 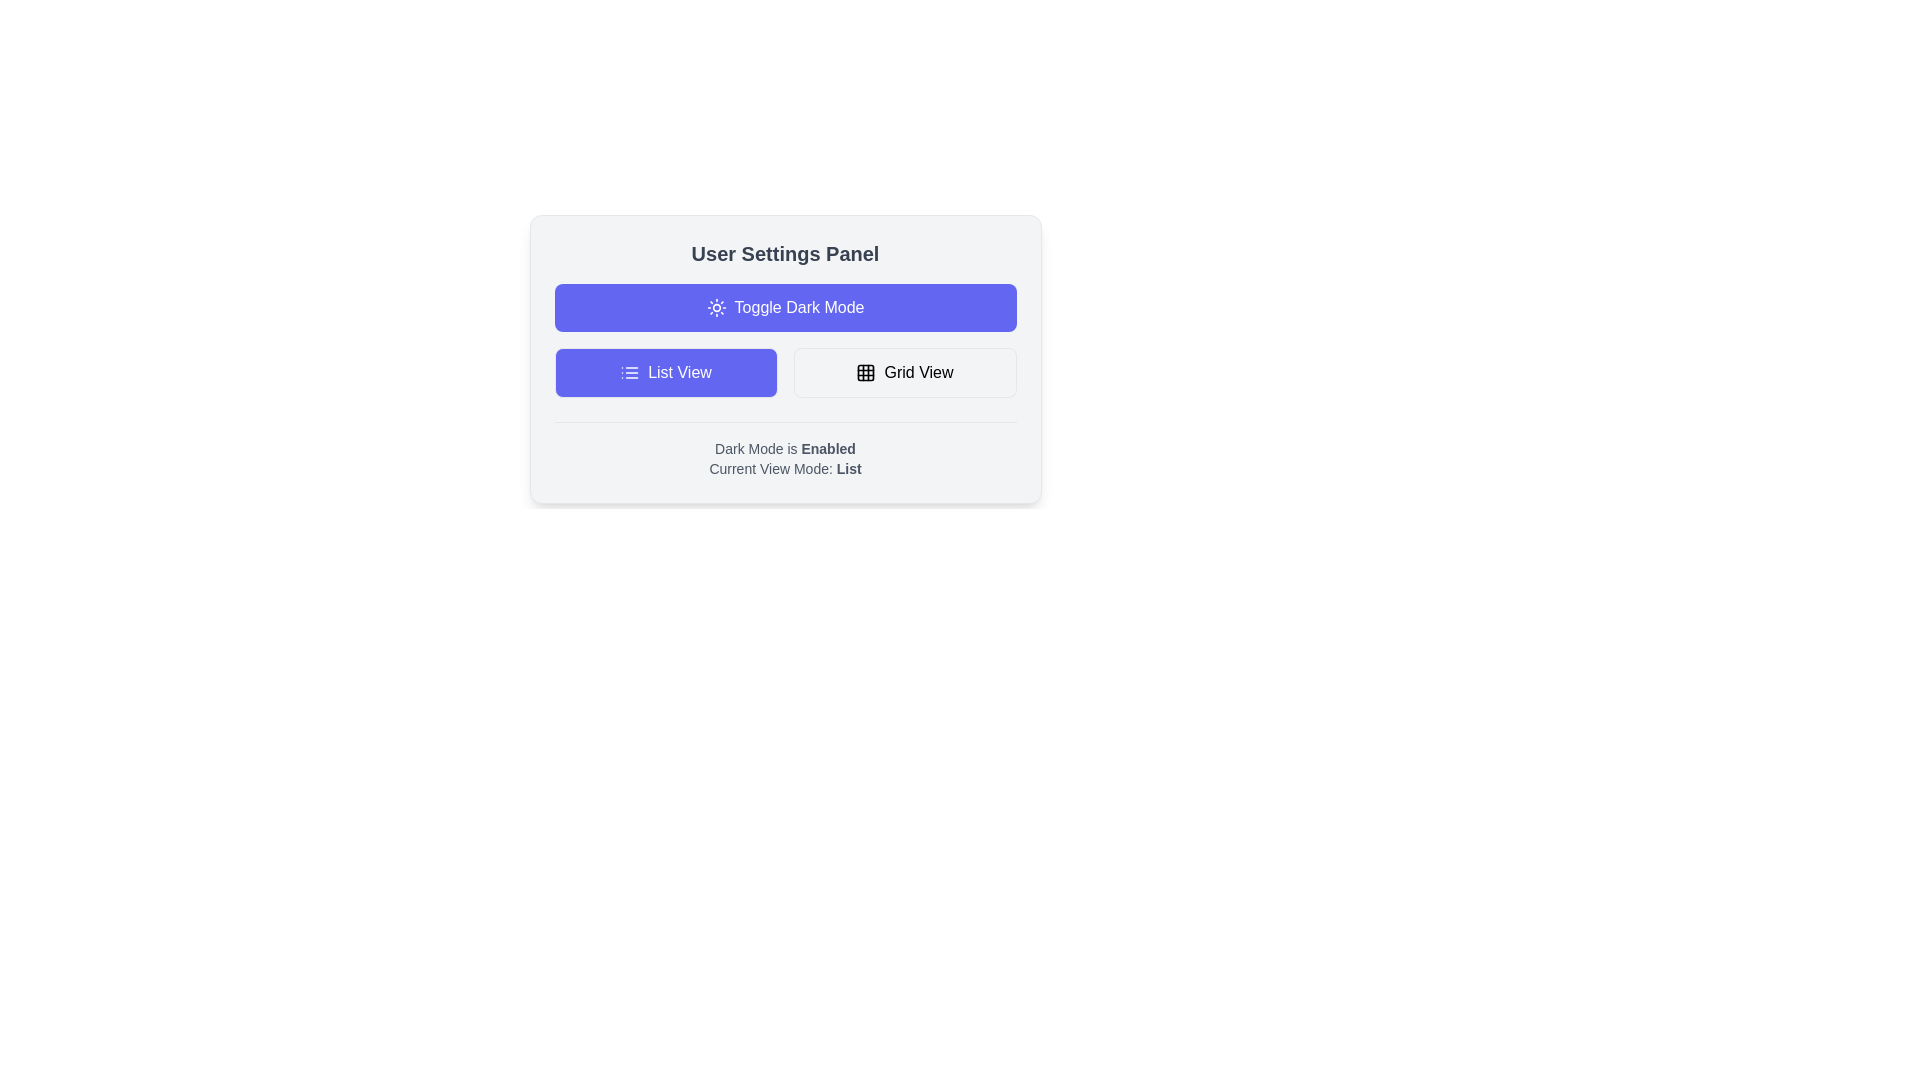 I want to click on the 'Grid View' button located in the User Settings Panel, which has a white background, black text, and is positioned, so click(x=904, y=373).